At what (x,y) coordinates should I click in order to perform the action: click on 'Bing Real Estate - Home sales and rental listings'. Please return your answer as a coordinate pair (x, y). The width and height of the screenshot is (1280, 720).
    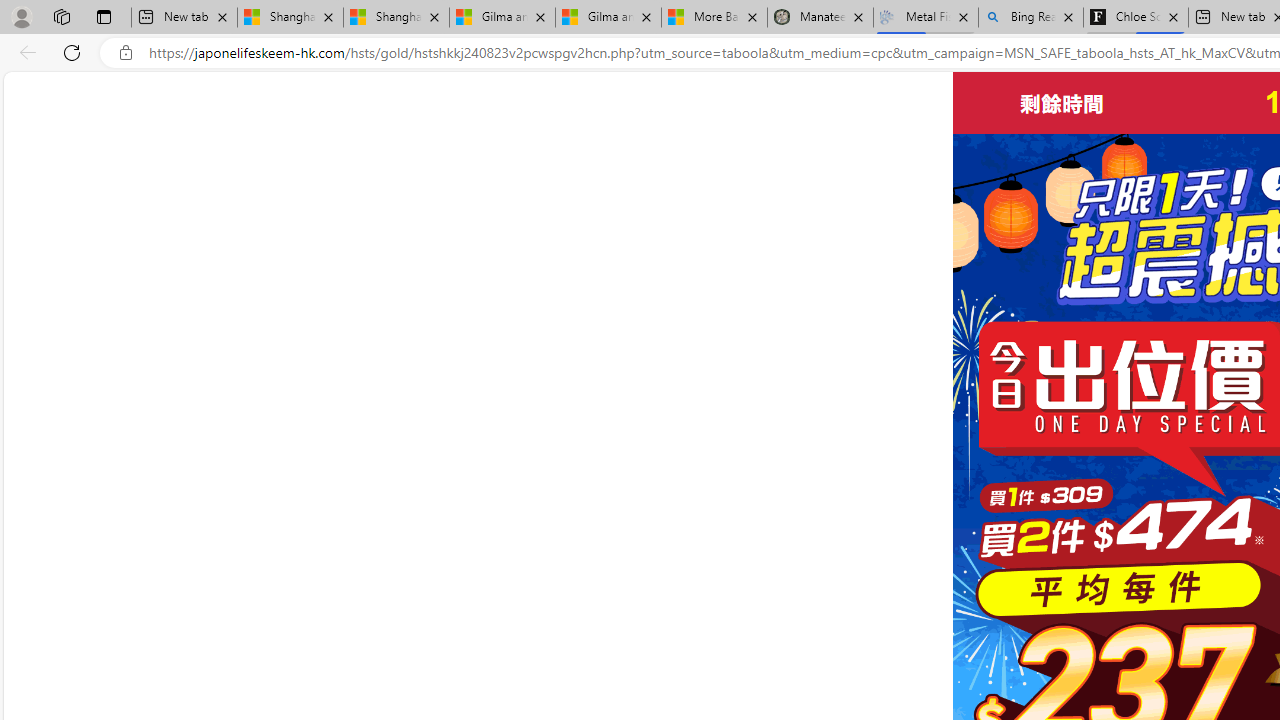
    Looking at the image, I should click on (1031, 17).